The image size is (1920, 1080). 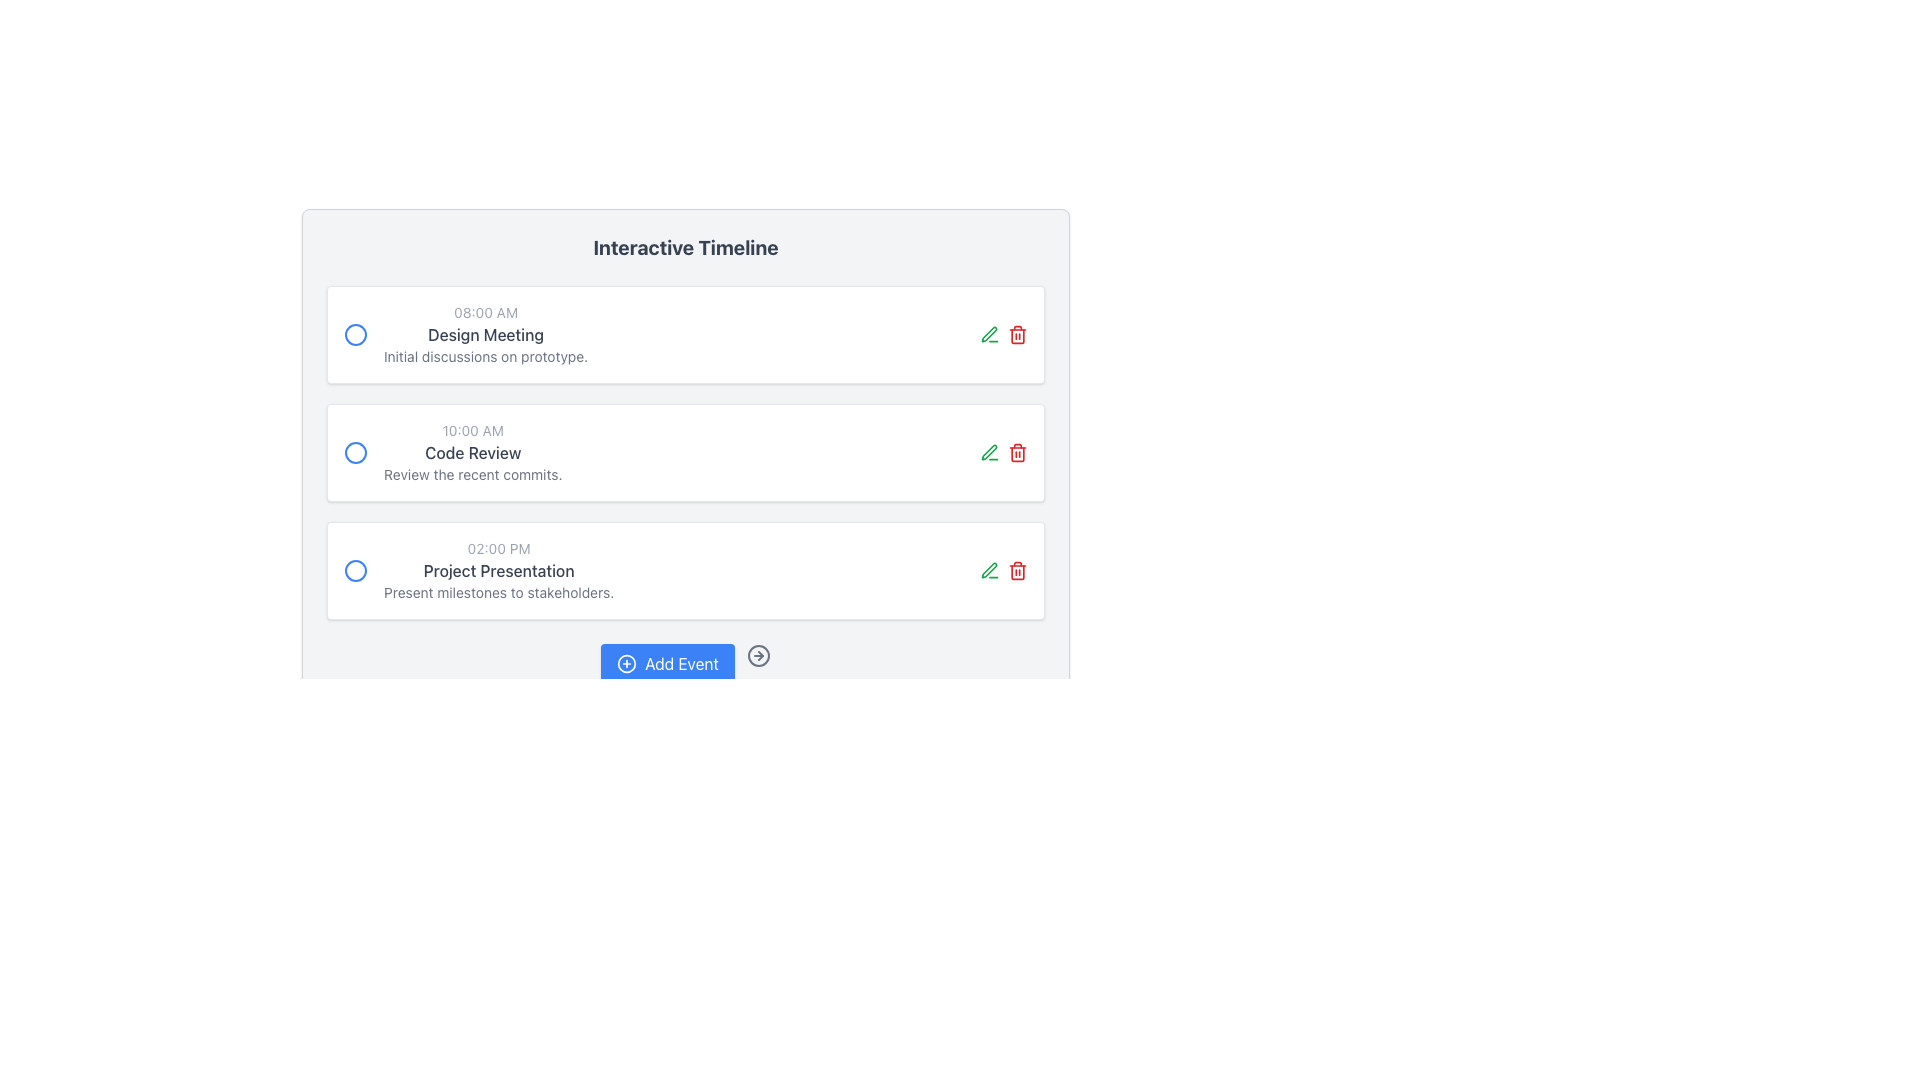 What do you see at coordinates (757, 655) in the screenshot?
I see `the circular arrow pointing right icon next to the 'Add Event' button to observe the state change` at bounding box center [757, 655].